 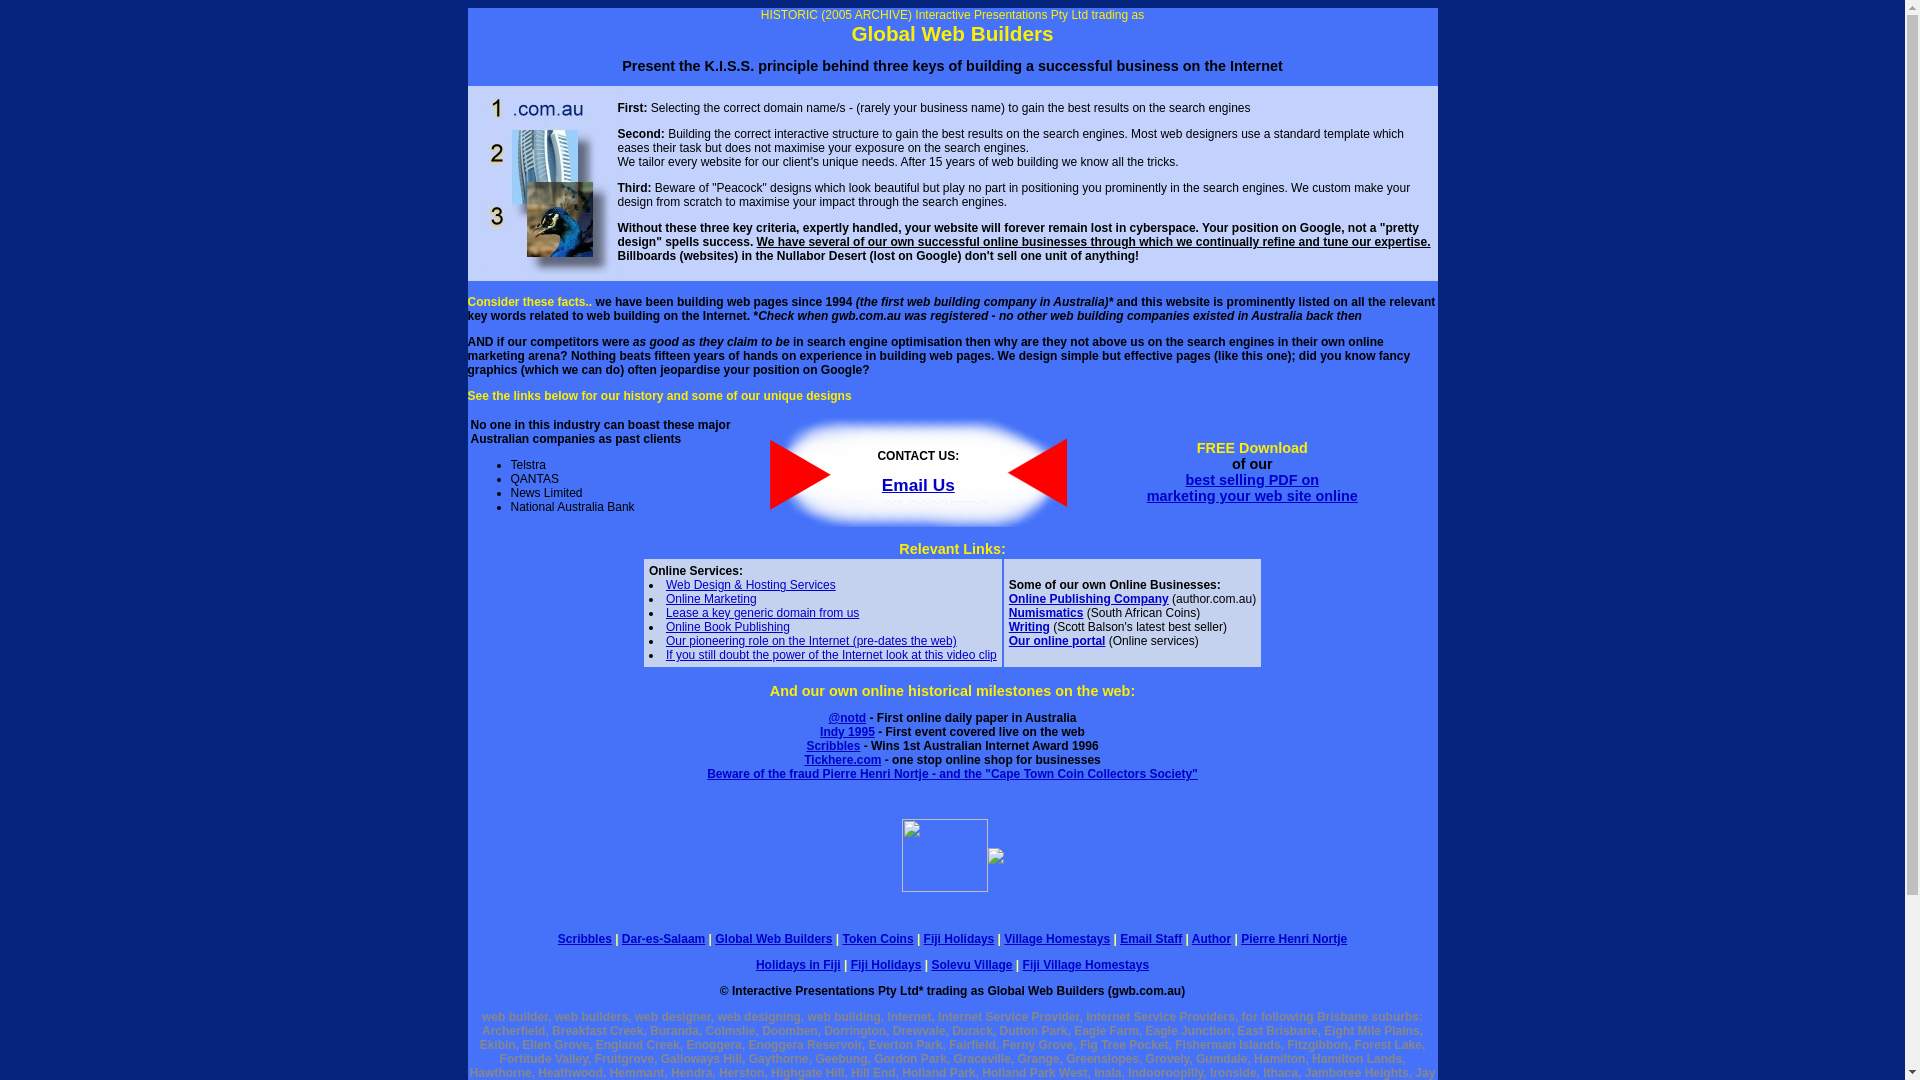 I want to click on 'Email Staff', so click(x=1151, y=938).